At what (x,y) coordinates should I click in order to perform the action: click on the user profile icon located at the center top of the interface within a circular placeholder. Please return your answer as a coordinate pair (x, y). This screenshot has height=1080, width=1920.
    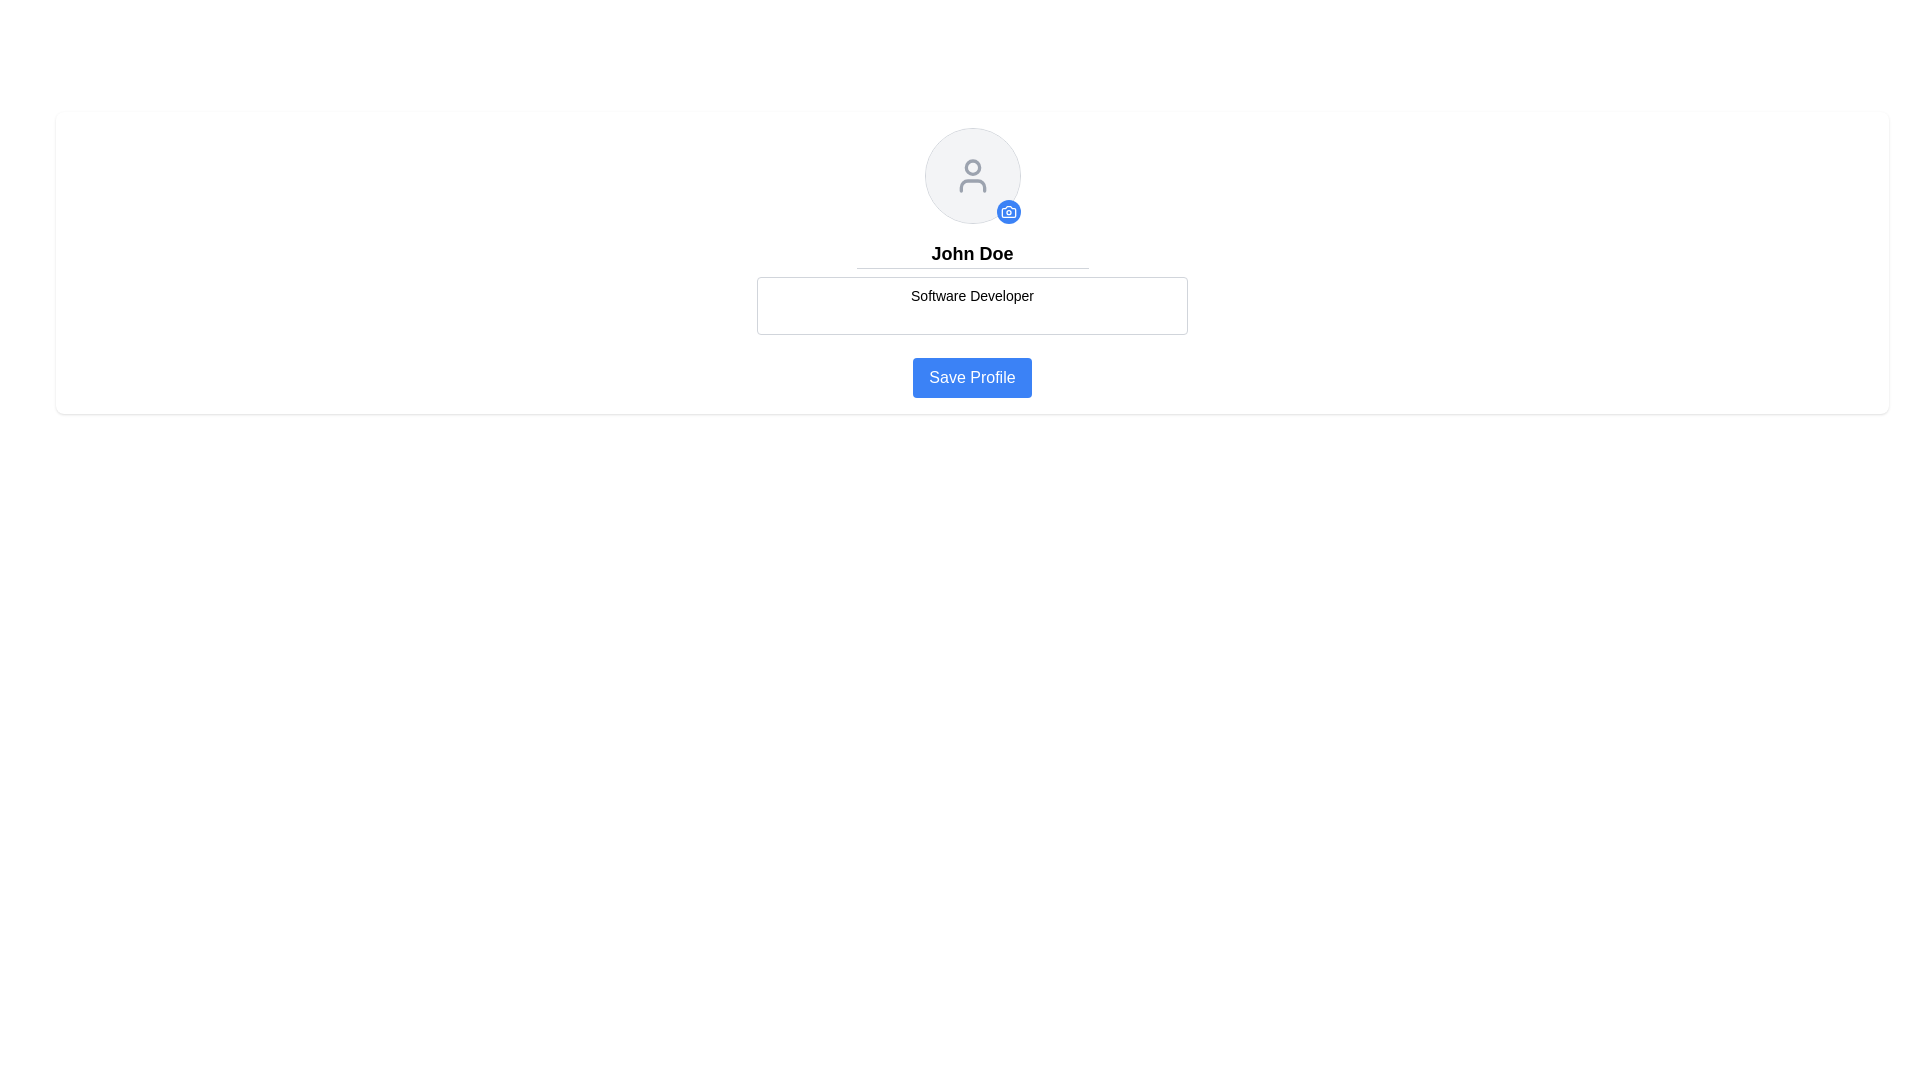
    Looking at the image, I should click on (972, 175).